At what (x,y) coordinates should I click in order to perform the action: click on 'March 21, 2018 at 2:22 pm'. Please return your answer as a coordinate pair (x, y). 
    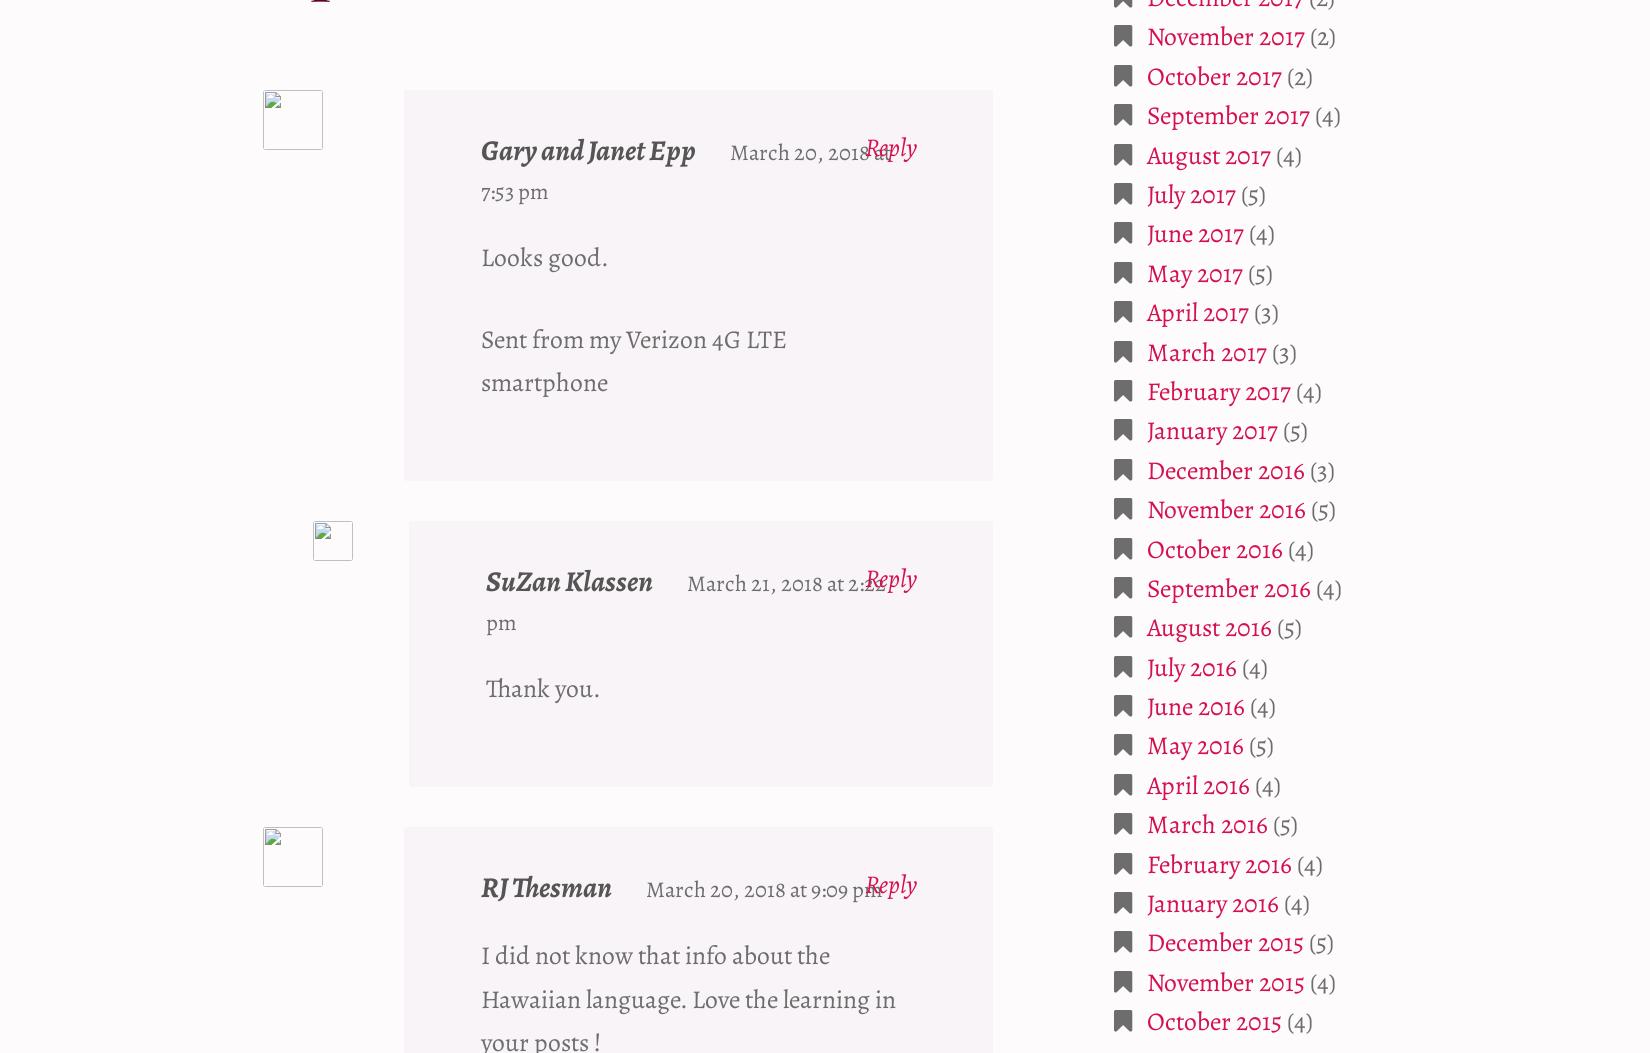
    Looking at the image, I should click on (684, 602).